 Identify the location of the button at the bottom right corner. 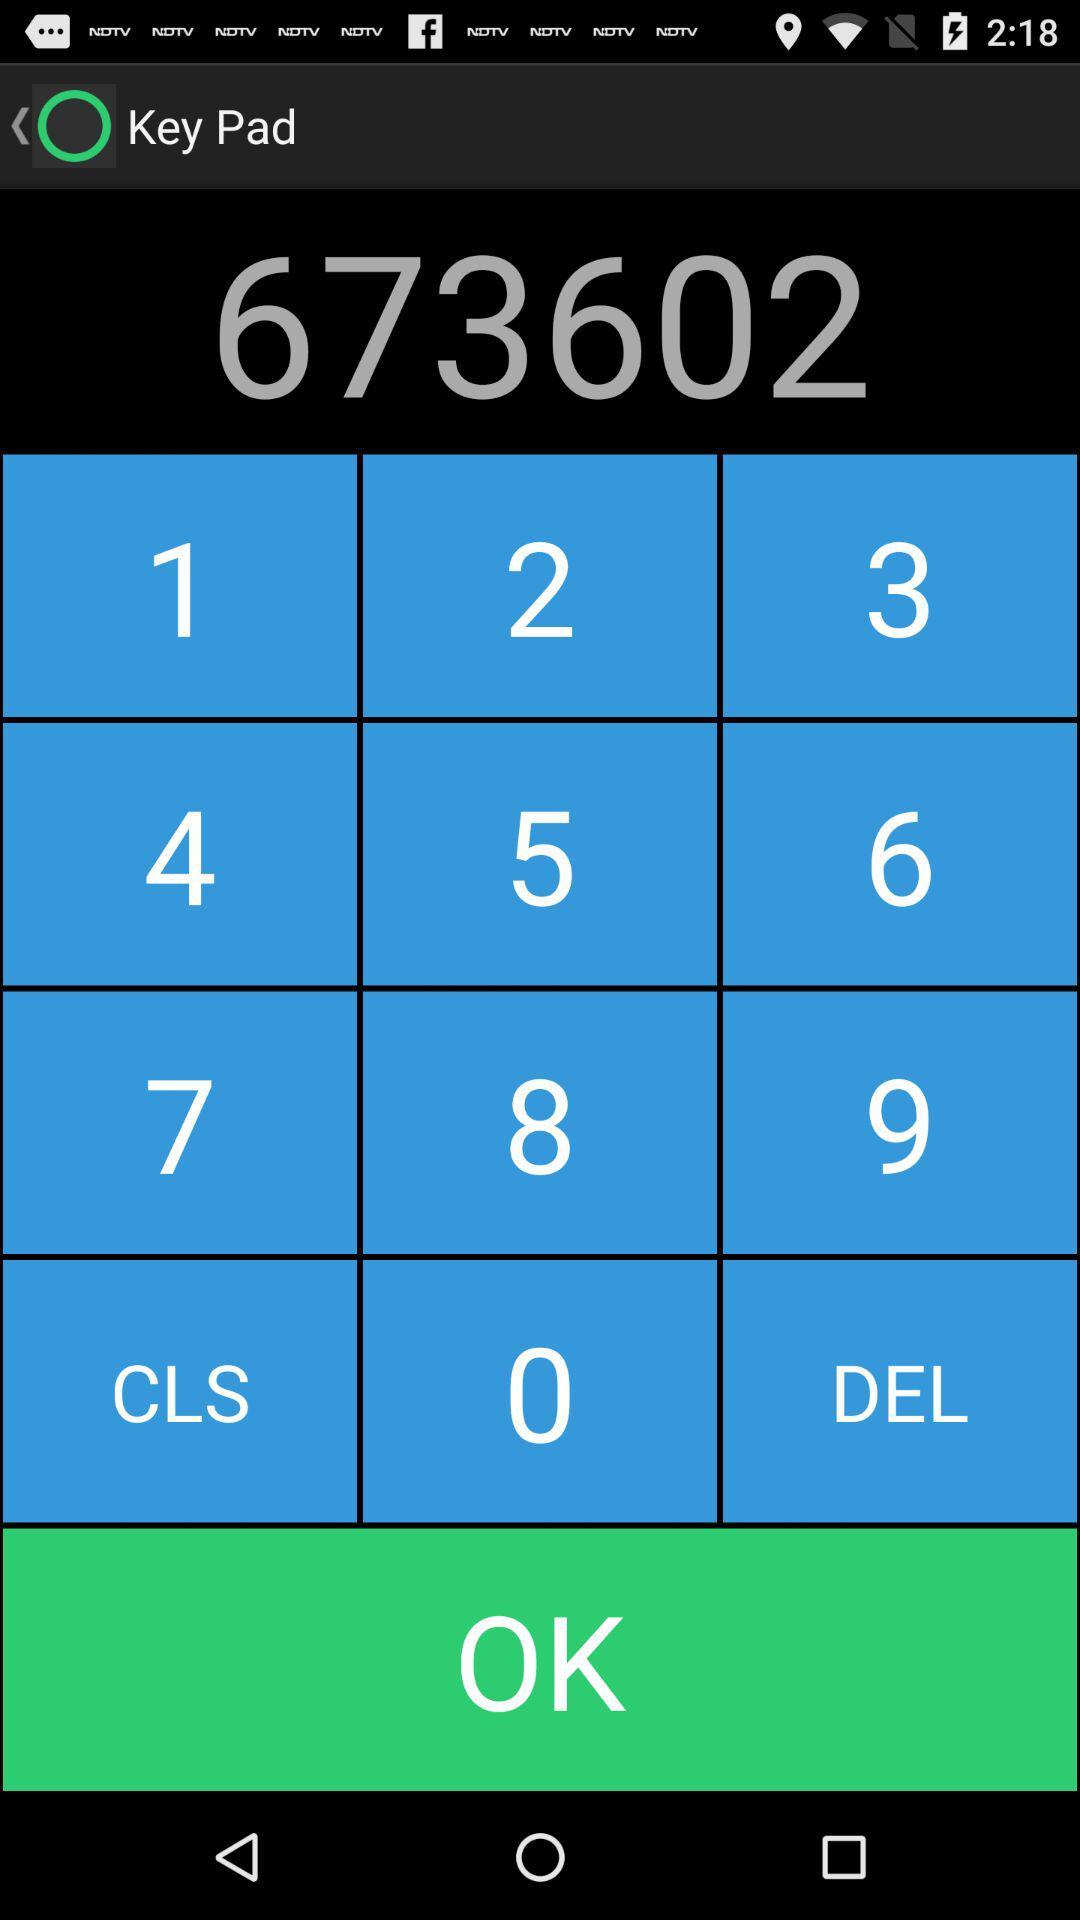
(898, 1390).